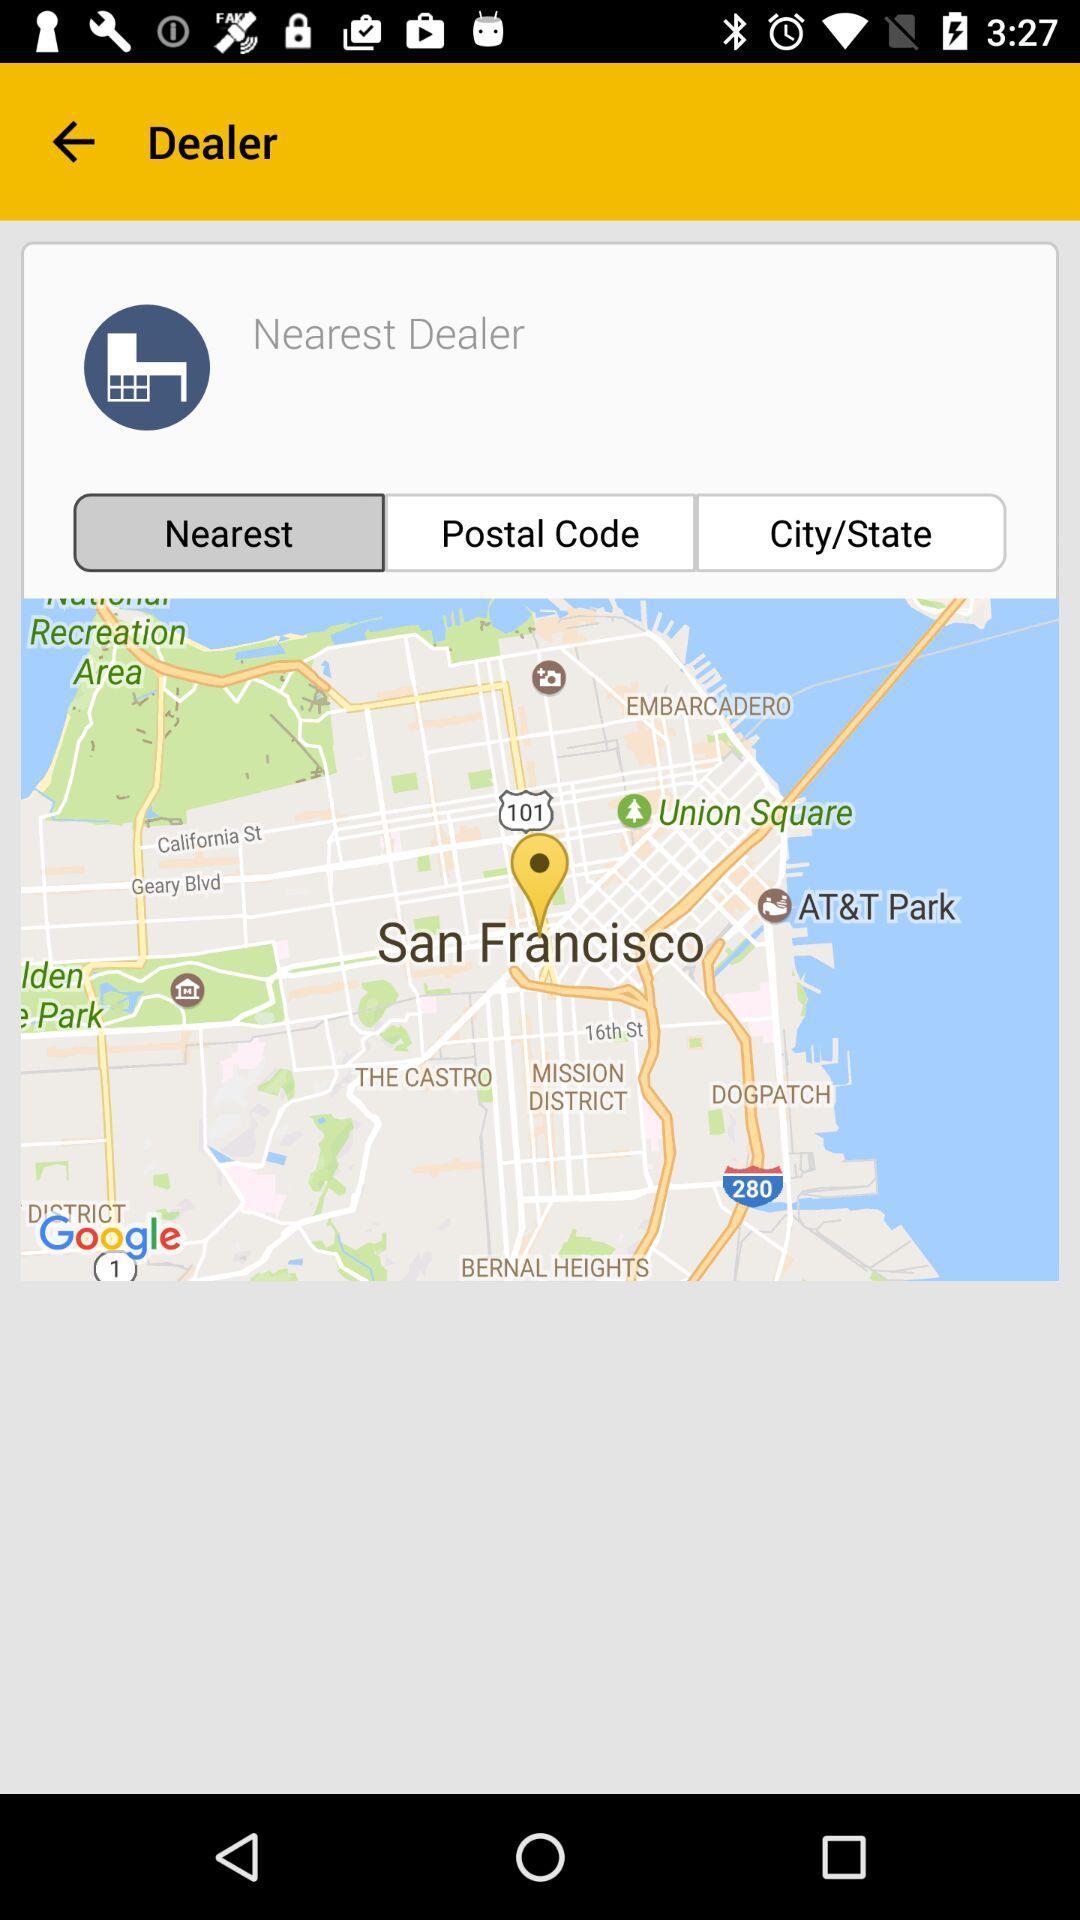  Describe the element at coordinates (72, 140) in the screenshot. I see `the item to the left of the dealer item` at that location.